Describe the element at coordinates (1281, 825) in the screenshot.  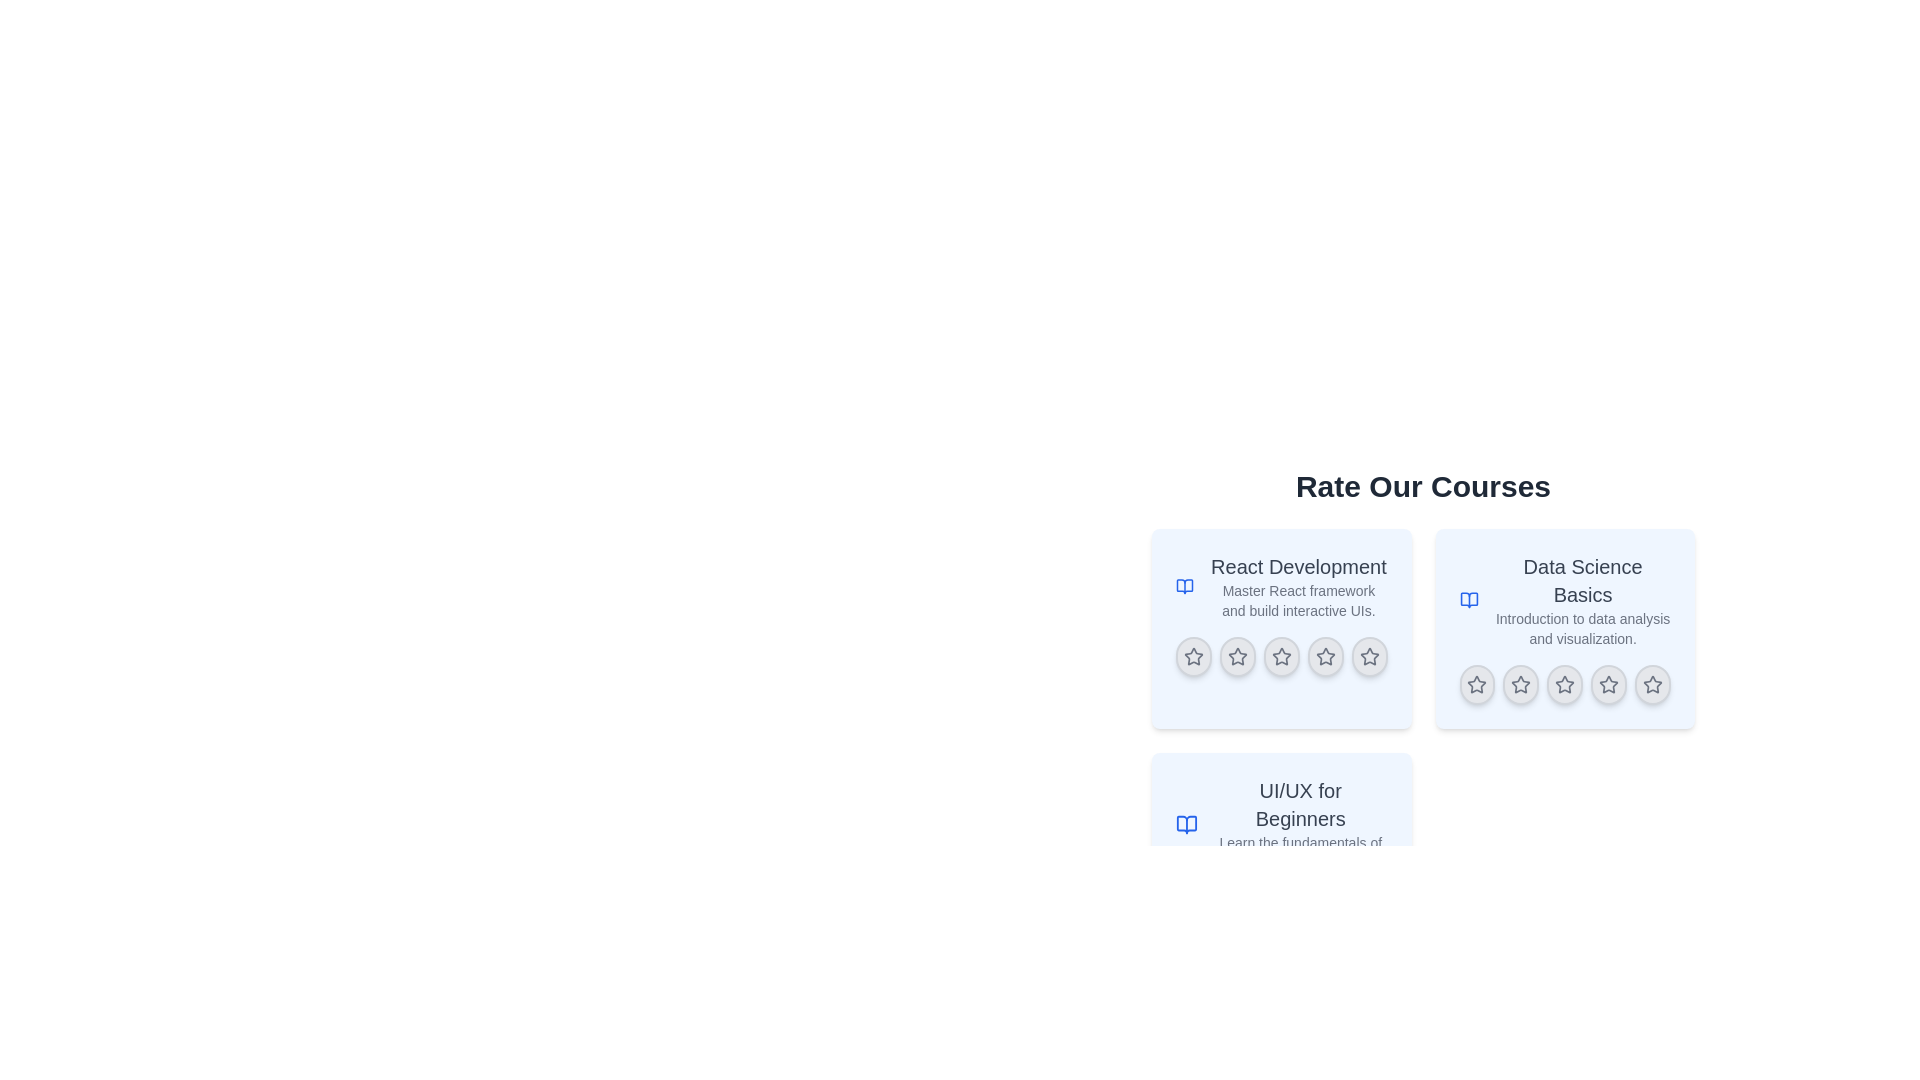
I see `the Information Card element featuring the title 'UI/UX for Beginners' and a blue book icon, positioned at the top-right side of the interface below the header 'Rate Our Courses'` at that location.